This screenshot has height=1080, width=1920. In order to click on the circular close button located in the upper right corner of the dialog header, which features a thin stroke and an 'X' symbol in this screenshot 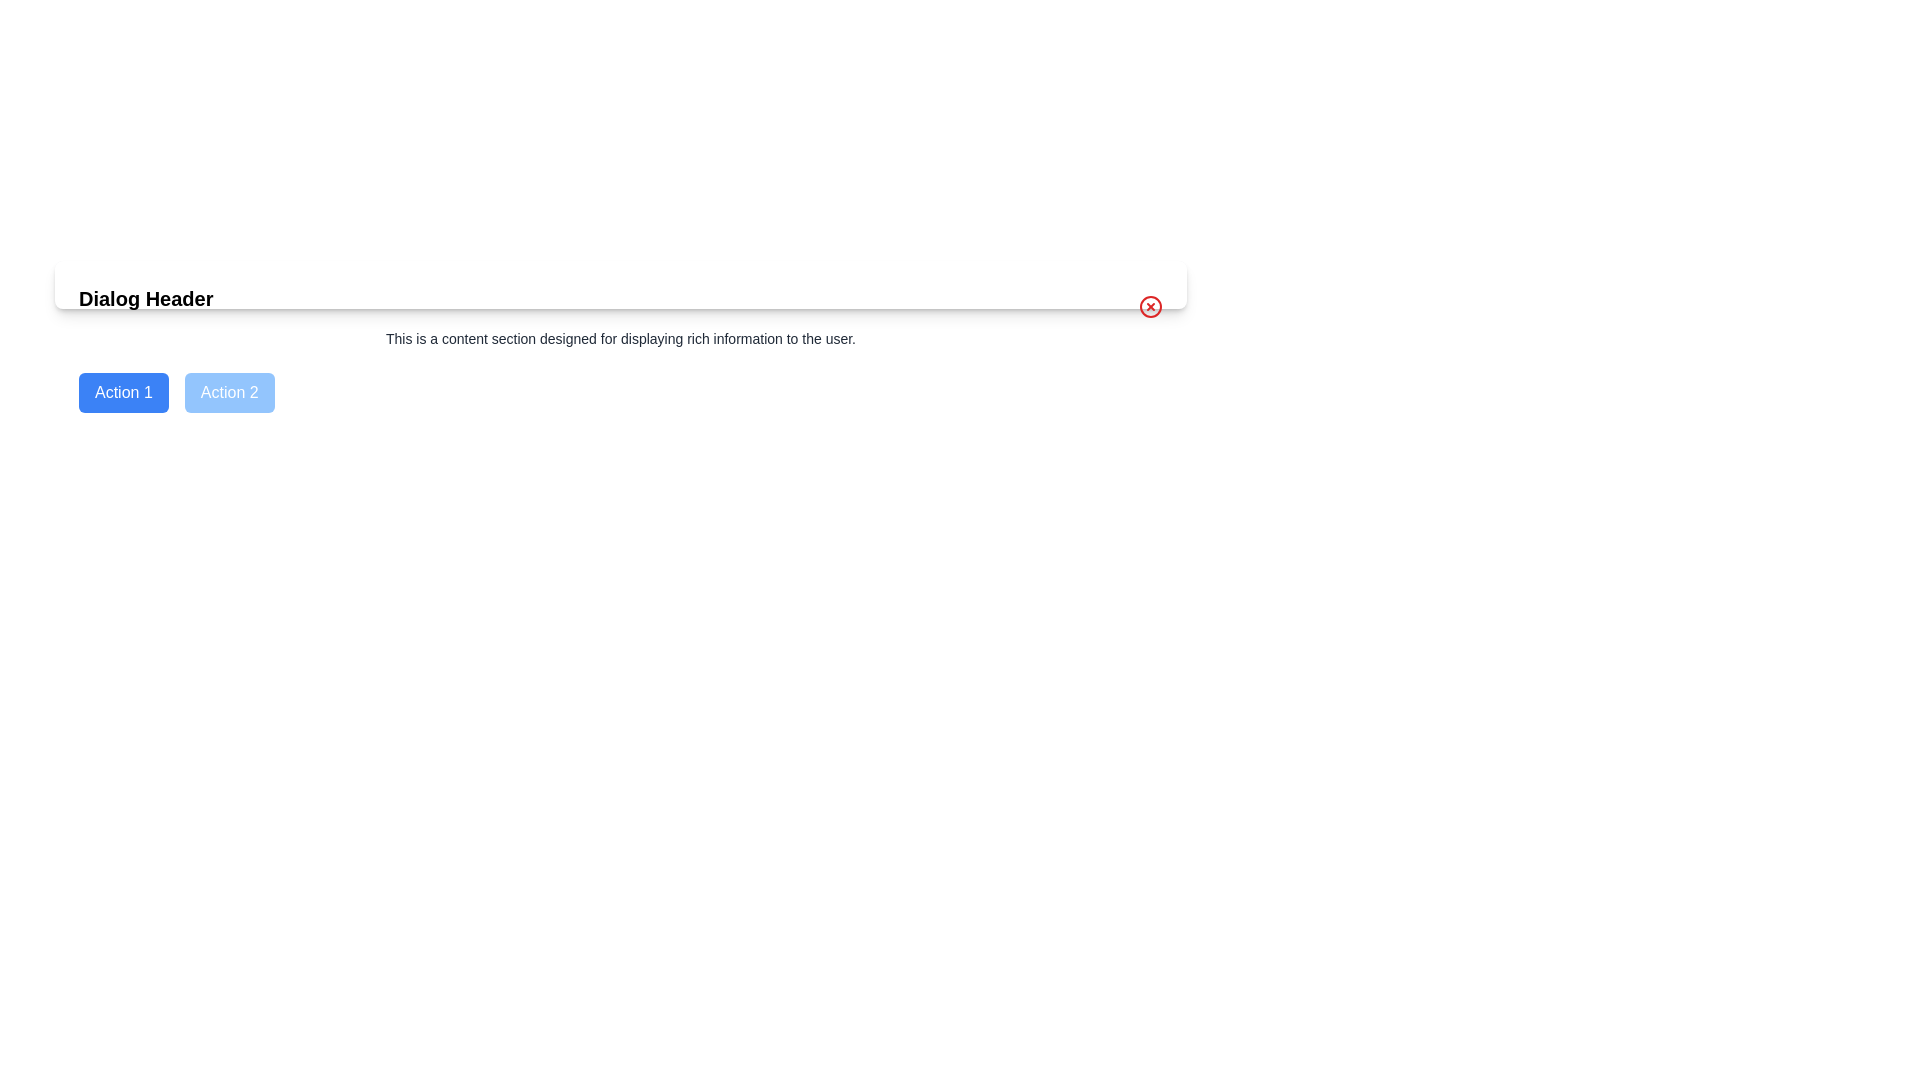, I will do `click(1151, 307)`.